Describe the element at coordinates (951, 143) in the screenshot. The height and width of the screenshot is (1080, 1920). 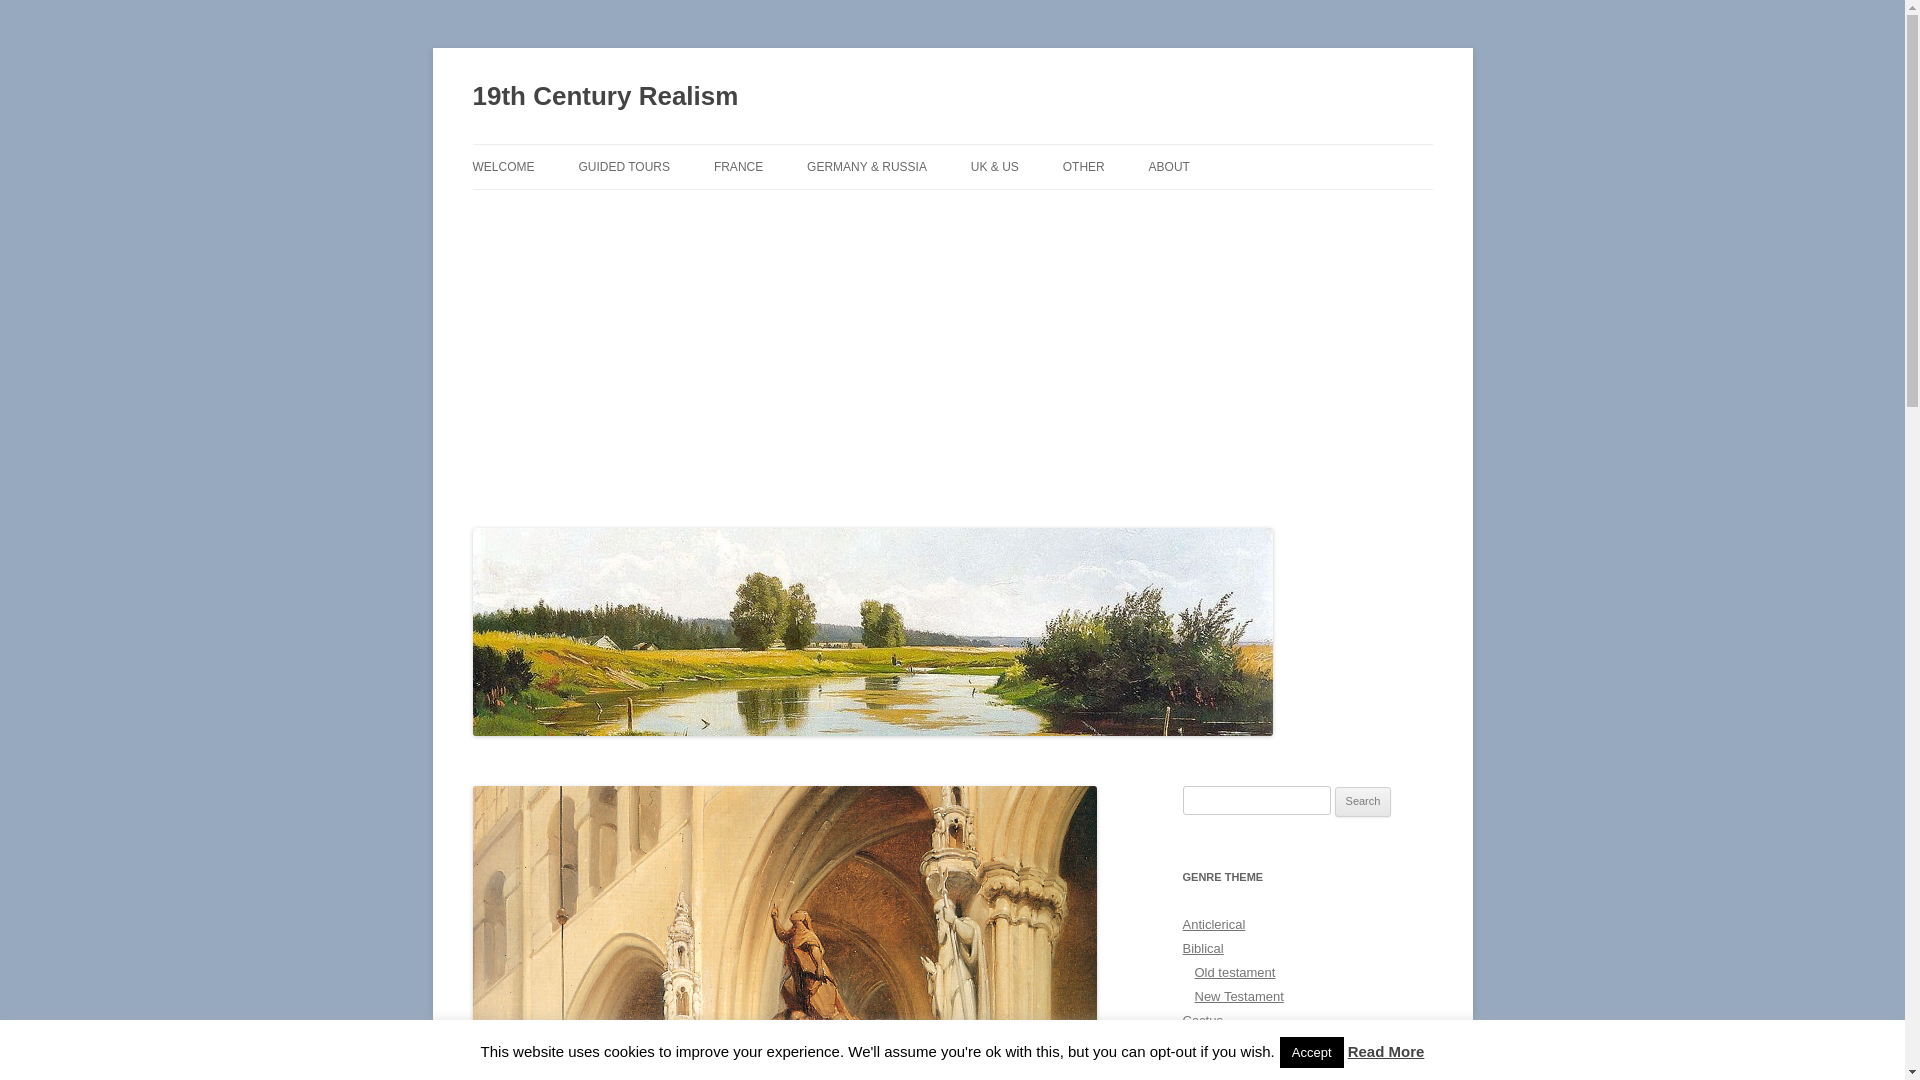
I see `'Skip to content'` at that location.